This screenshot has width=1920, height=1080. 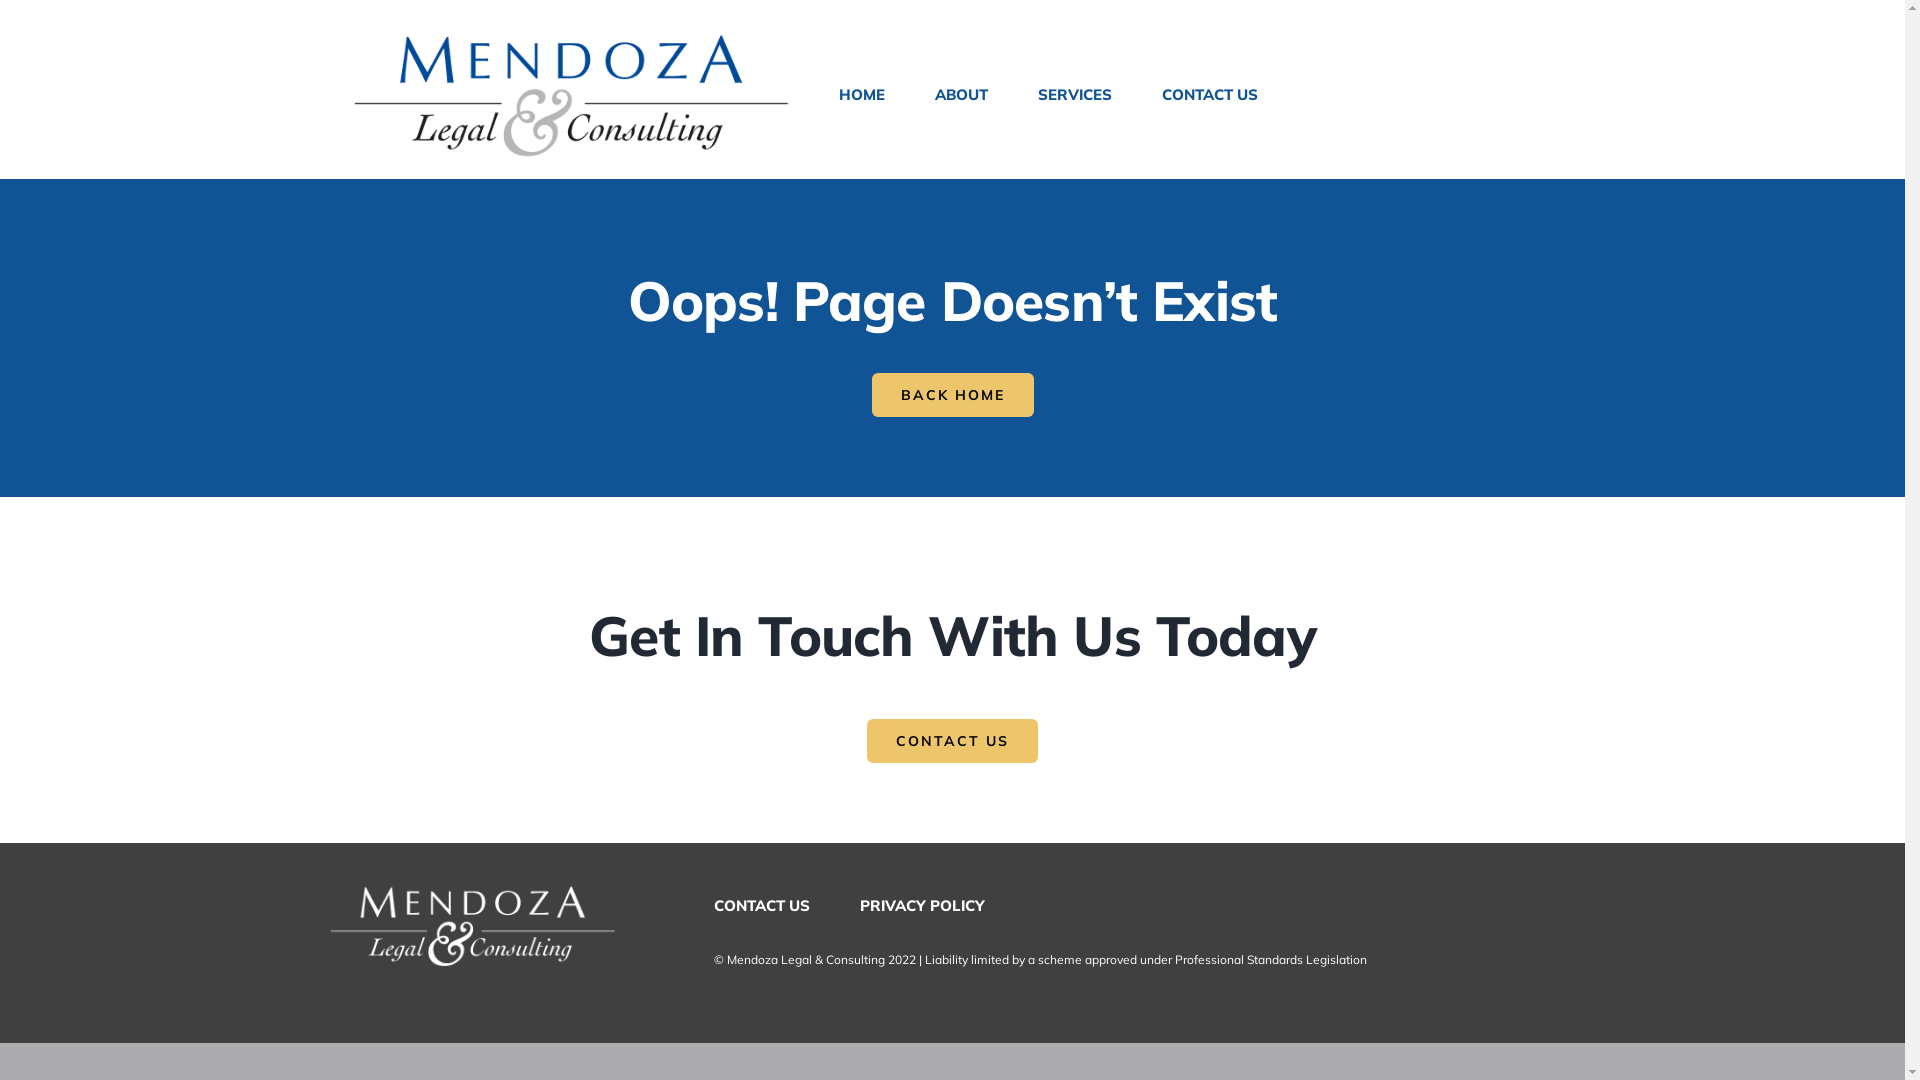 What do you see at coordinates (470, 925) in the screenshot?
I see `'Logo-SML-White_v2'` at bounding box center [470, 925].